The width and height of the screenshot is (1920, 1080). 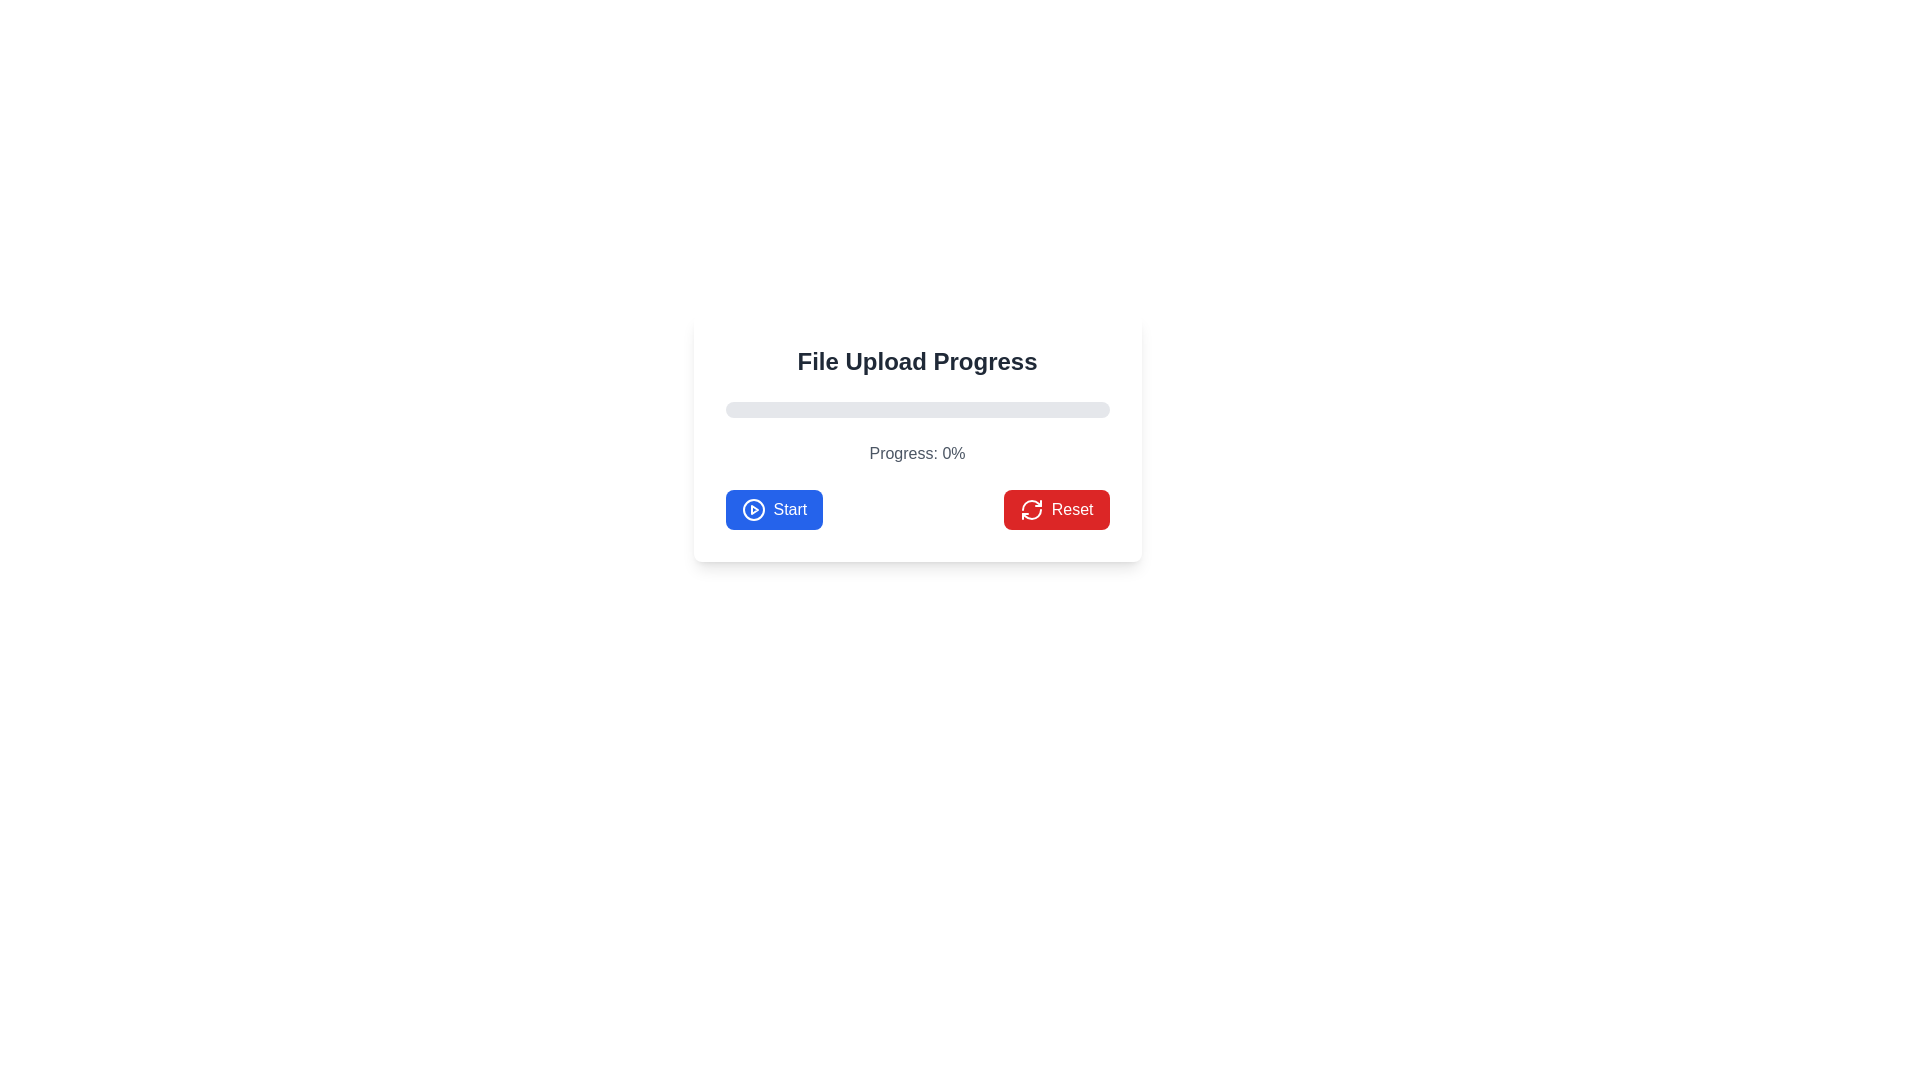 I want to click on the Button Group located at the bottom of the 'File Upload Progress' card interface, which is used for starting or resetting the upload process, so click(x=916, y=508).